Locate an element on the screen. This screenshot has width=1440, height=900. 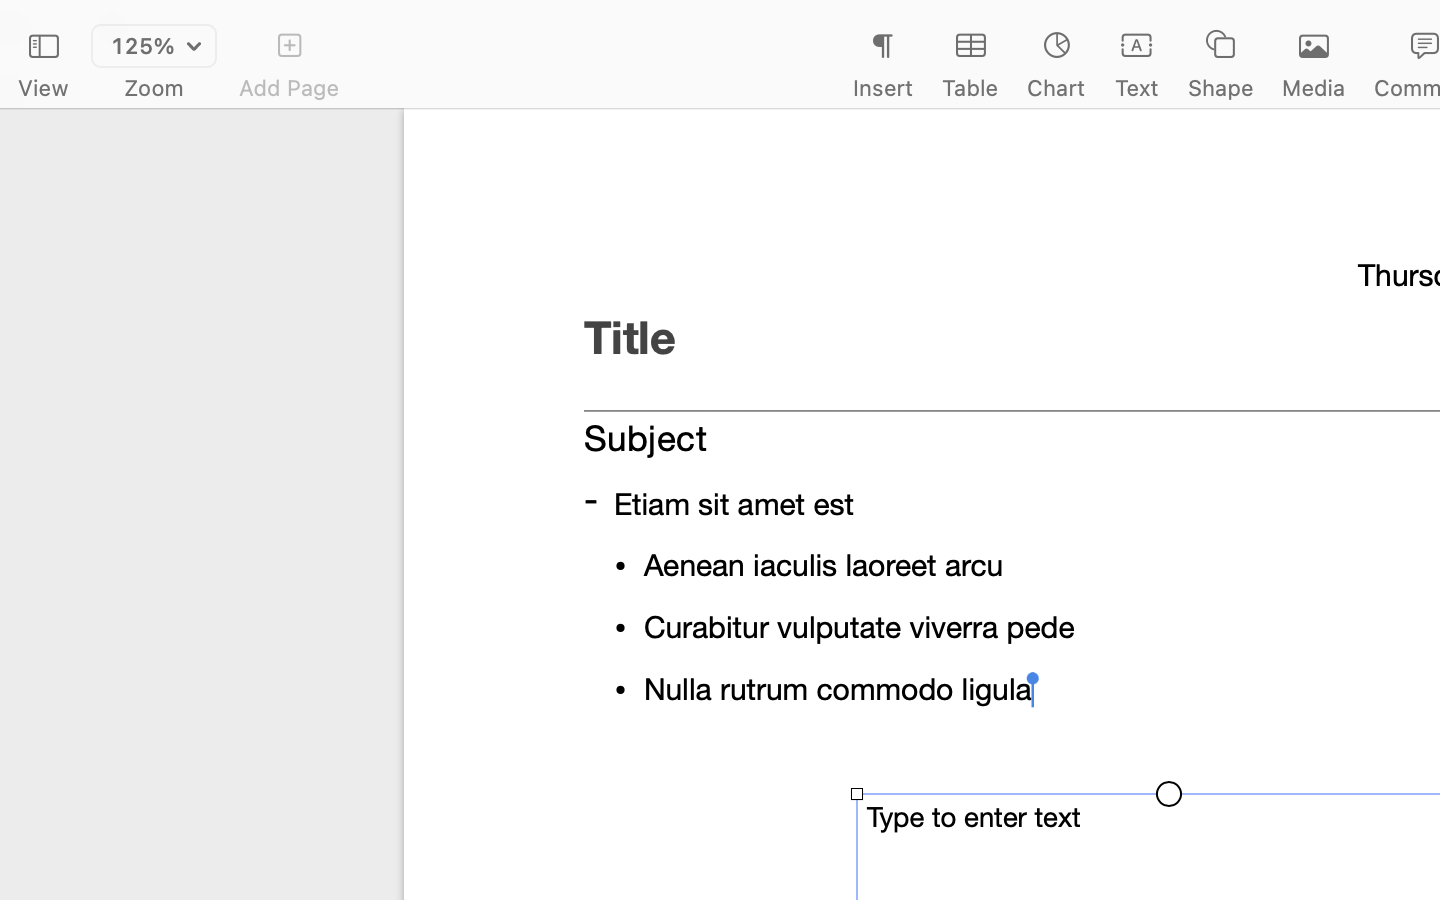
'View' is located at coordinates (42, 87).